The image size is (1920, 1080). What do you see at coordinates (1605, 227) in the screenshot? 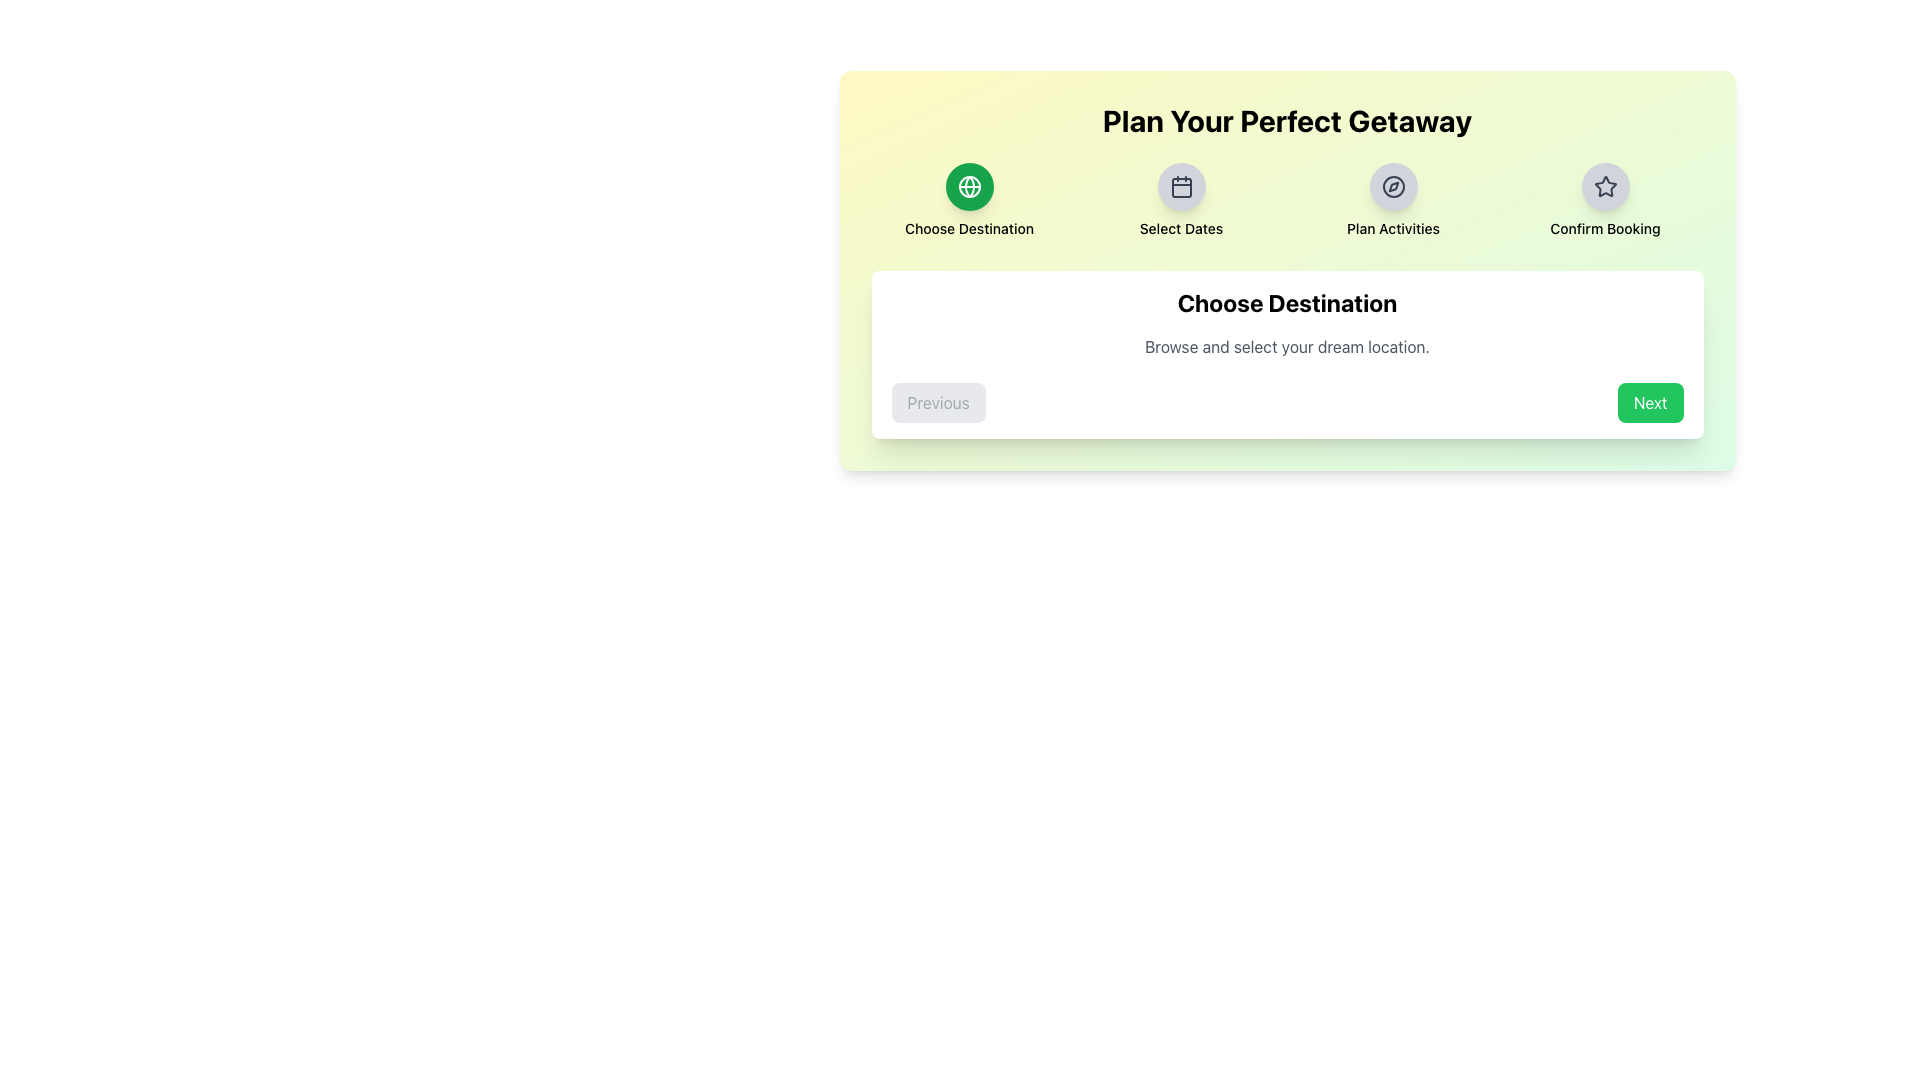
I see `the 'Confirm Booking' text label, which is displayed in a medium-sized black font below the fourth item in the navigation options of the 'Plan Your Perfect Getaway' section` at bounding box center [1605, 227].